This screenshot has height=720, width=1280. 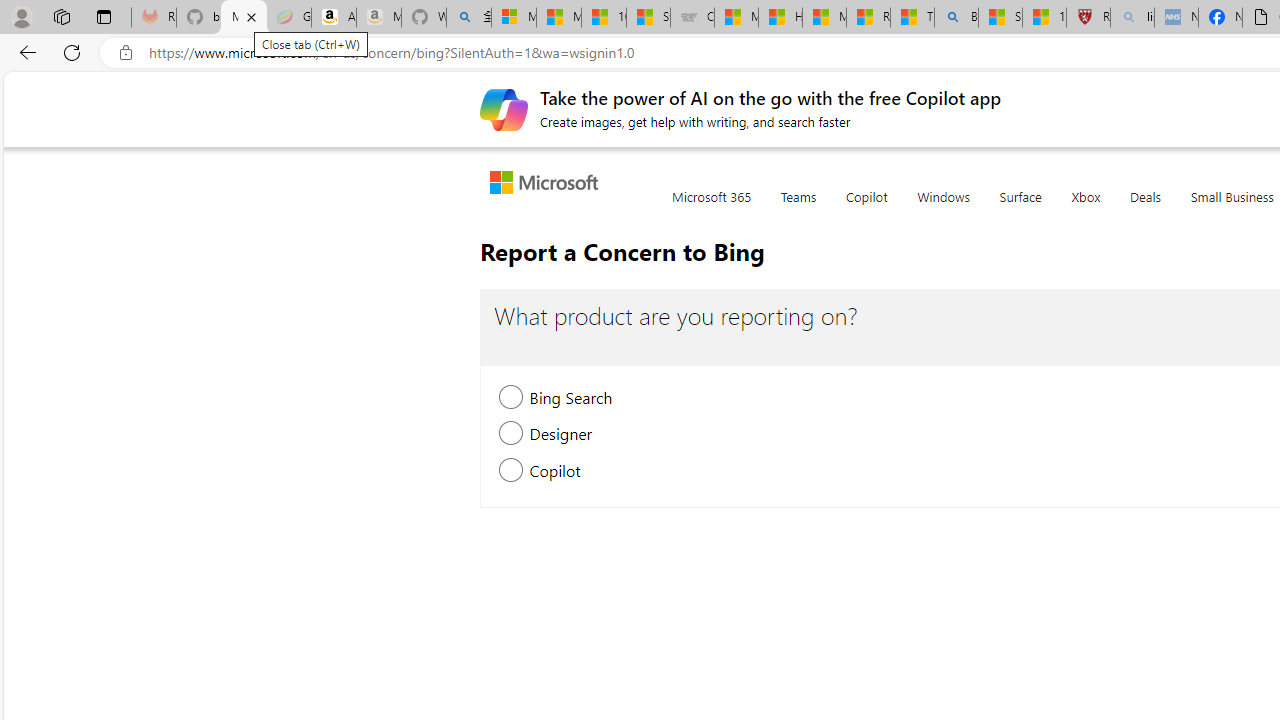 I want to click on 'Recipes - MSN', so click(x=868, y=17).